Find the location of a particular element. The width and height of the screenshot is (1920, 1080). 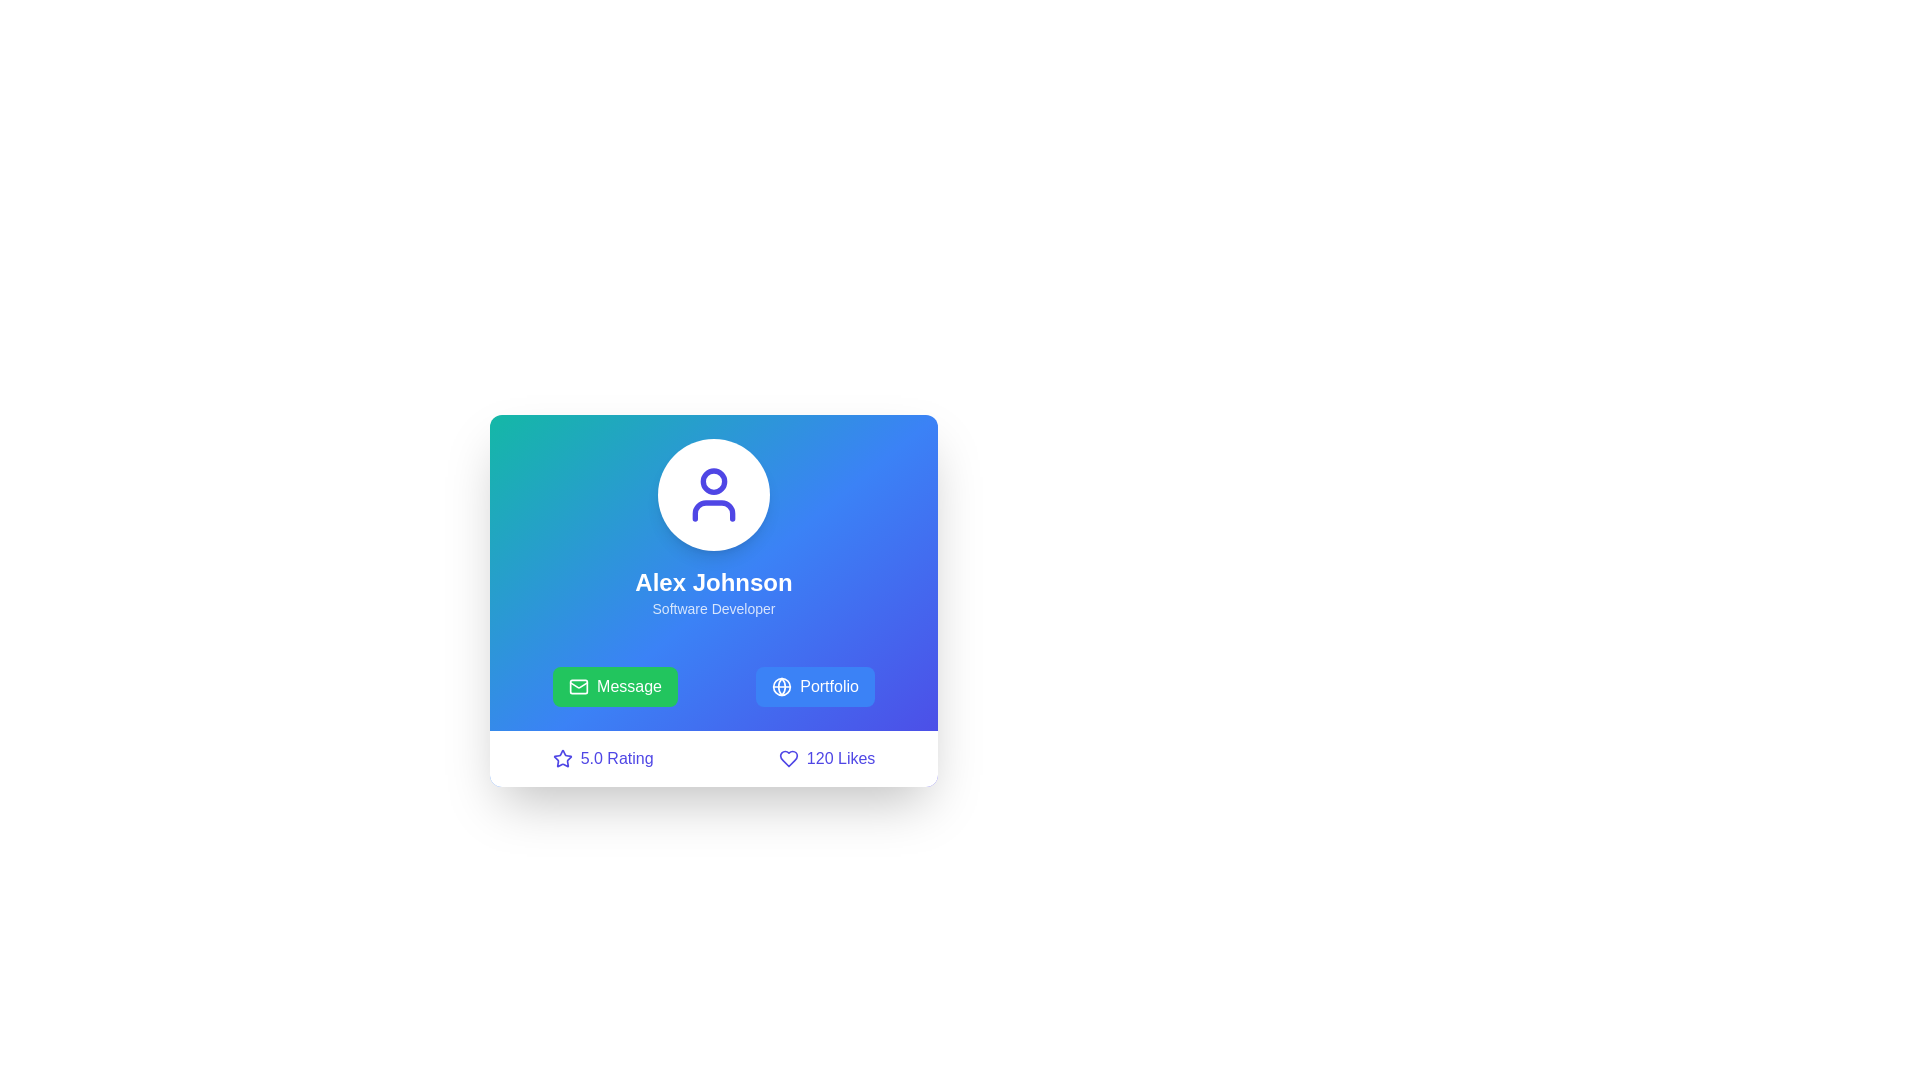

the messaging icon located within the 'Message' button, positioned on the left side of the text, to initiate a message is located at coordinates (578, 685).